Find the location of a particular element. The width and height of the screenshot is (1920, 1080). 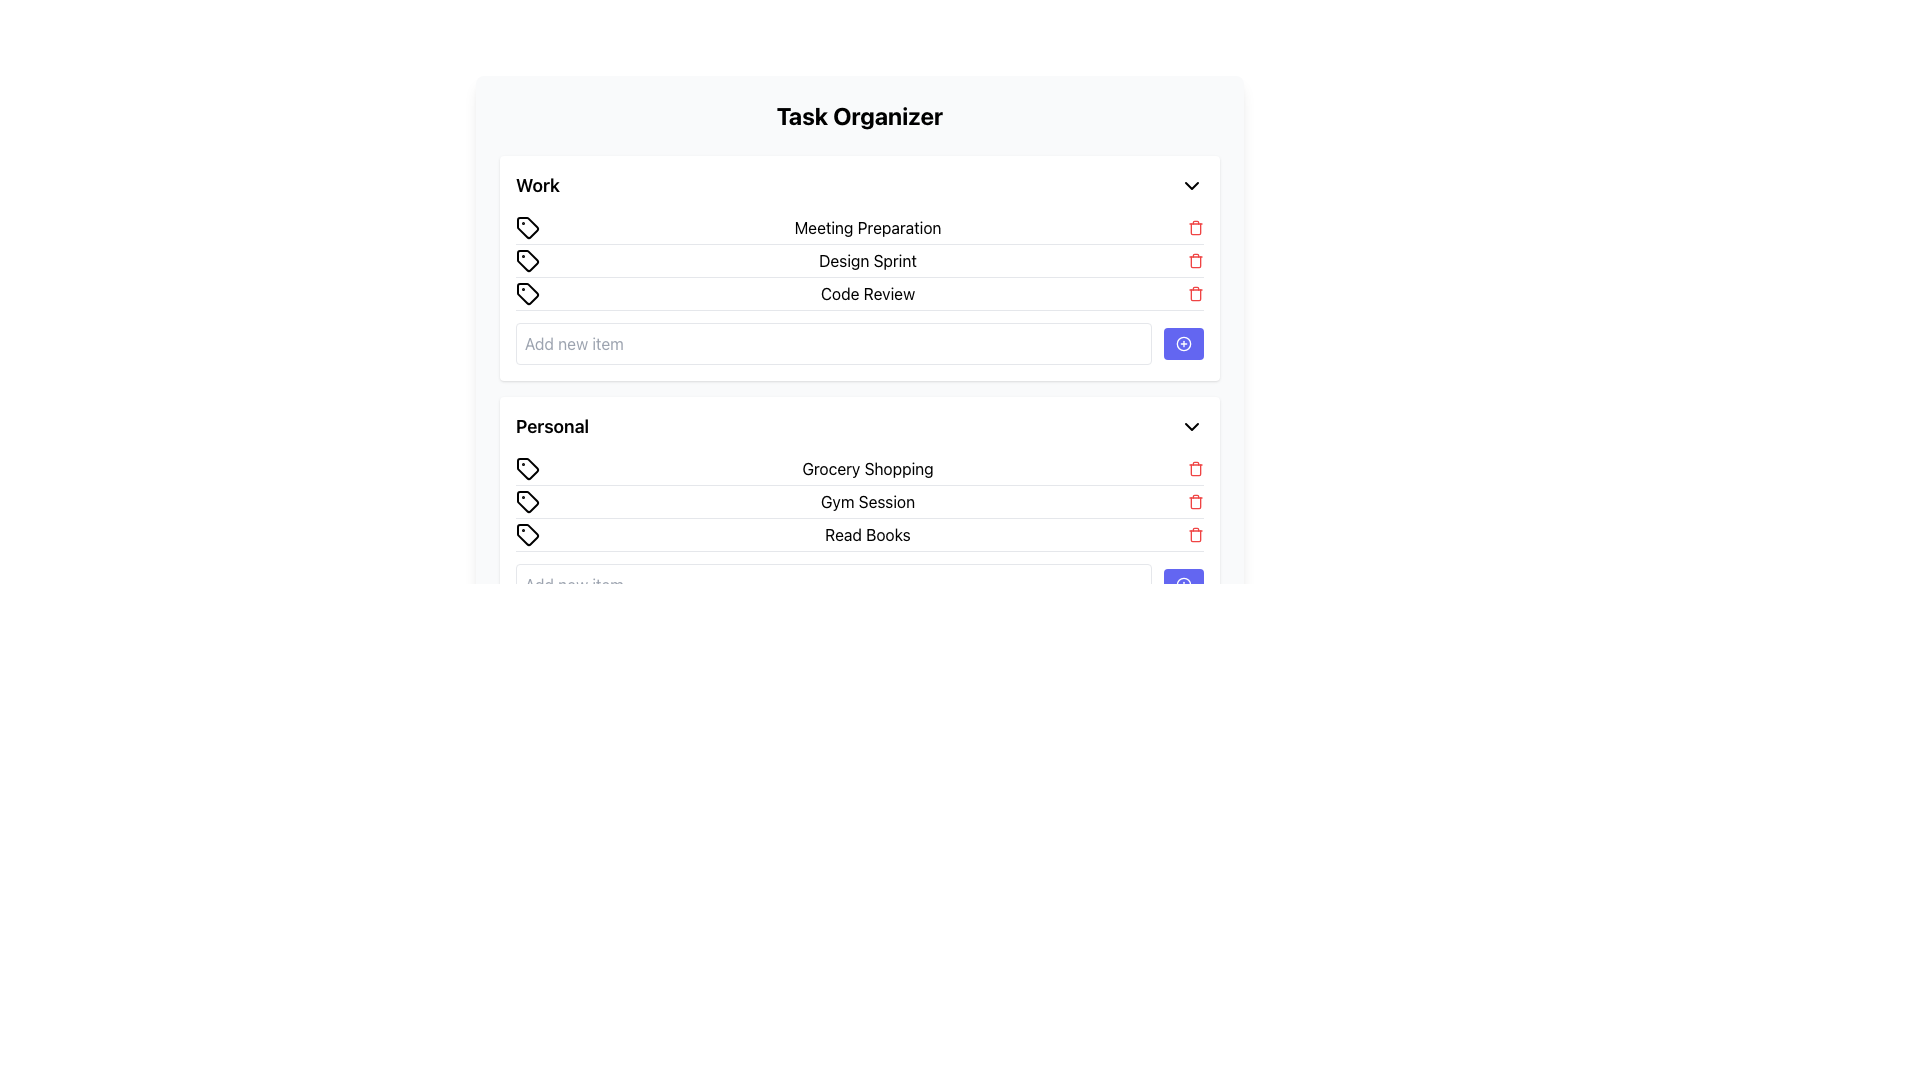

the 'Code Review' list item, which is the third entry in the 'Work' section is located at coordinates (859, 294).